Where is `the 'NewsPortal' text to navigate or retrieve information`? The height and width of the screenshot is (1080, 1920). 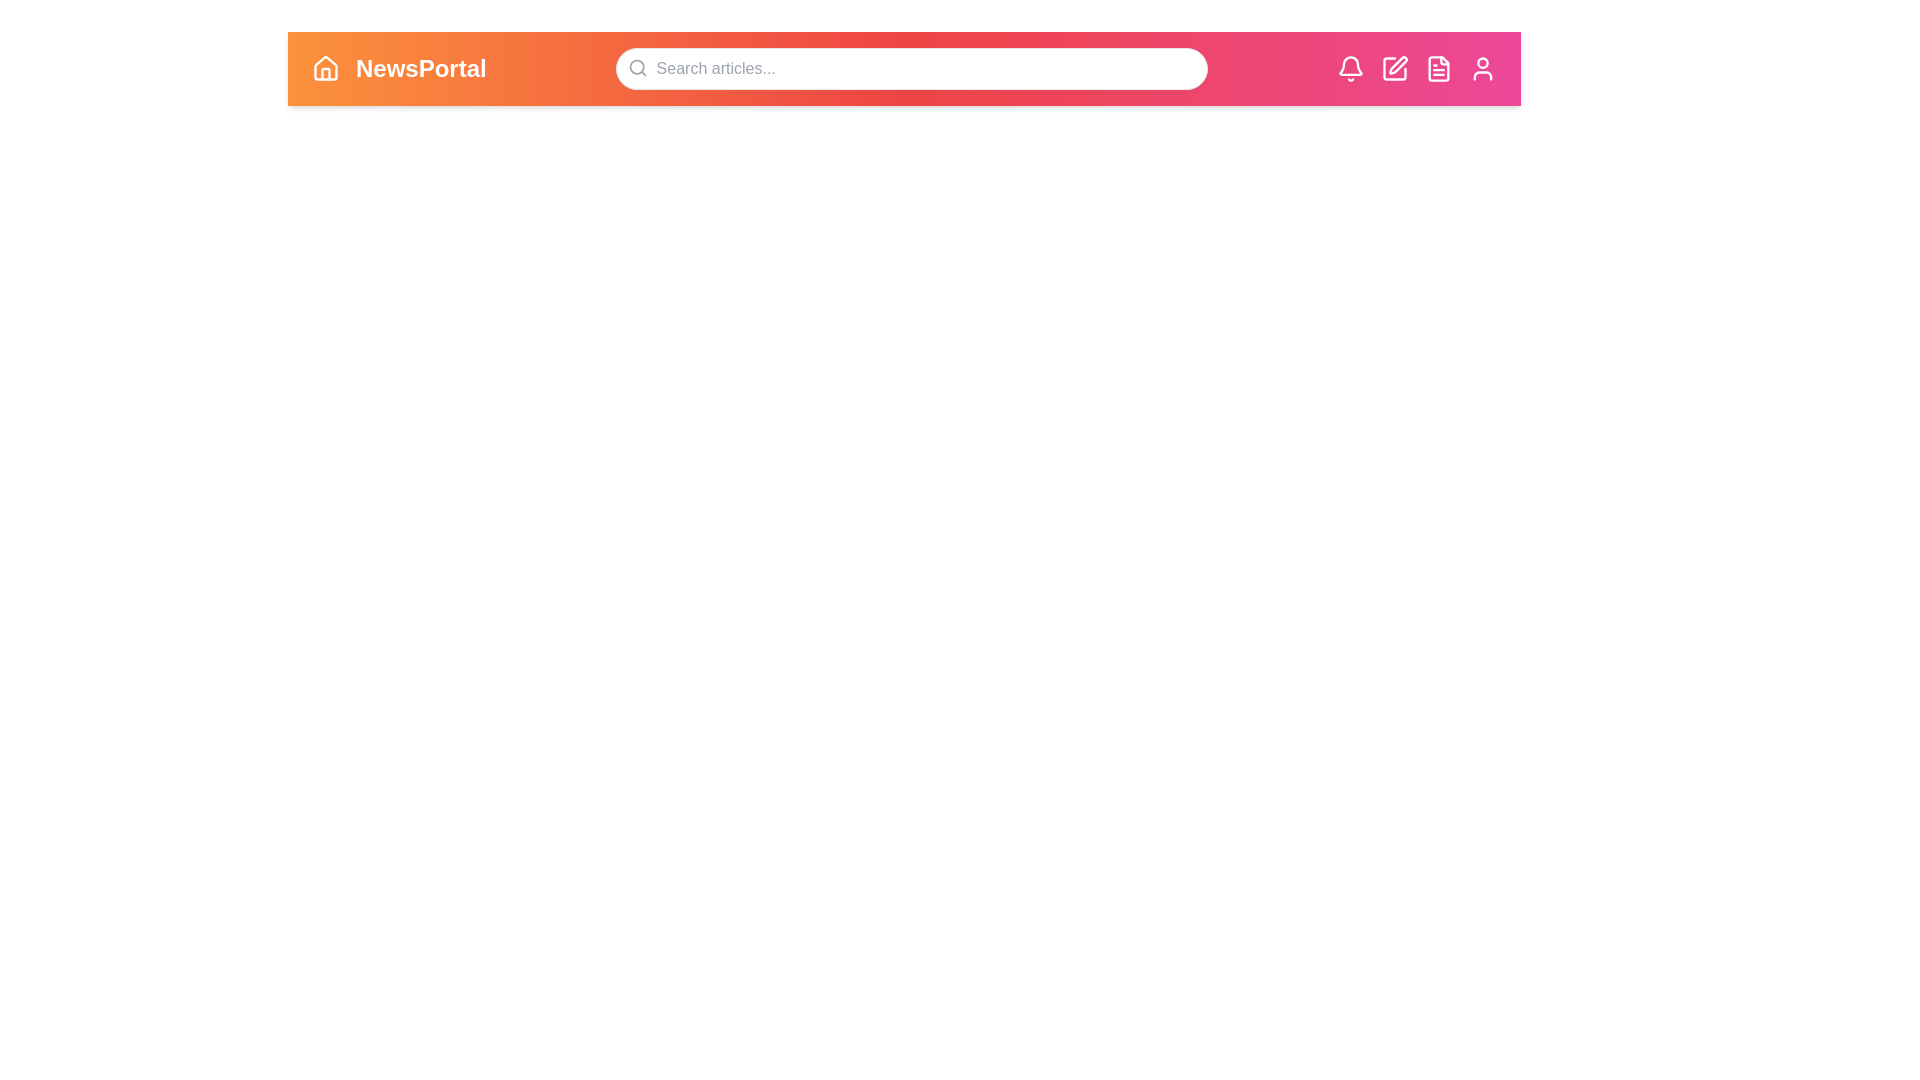 the 'NewsPortal' text to navigate or retrieve information is located at coordinates (420, 68).